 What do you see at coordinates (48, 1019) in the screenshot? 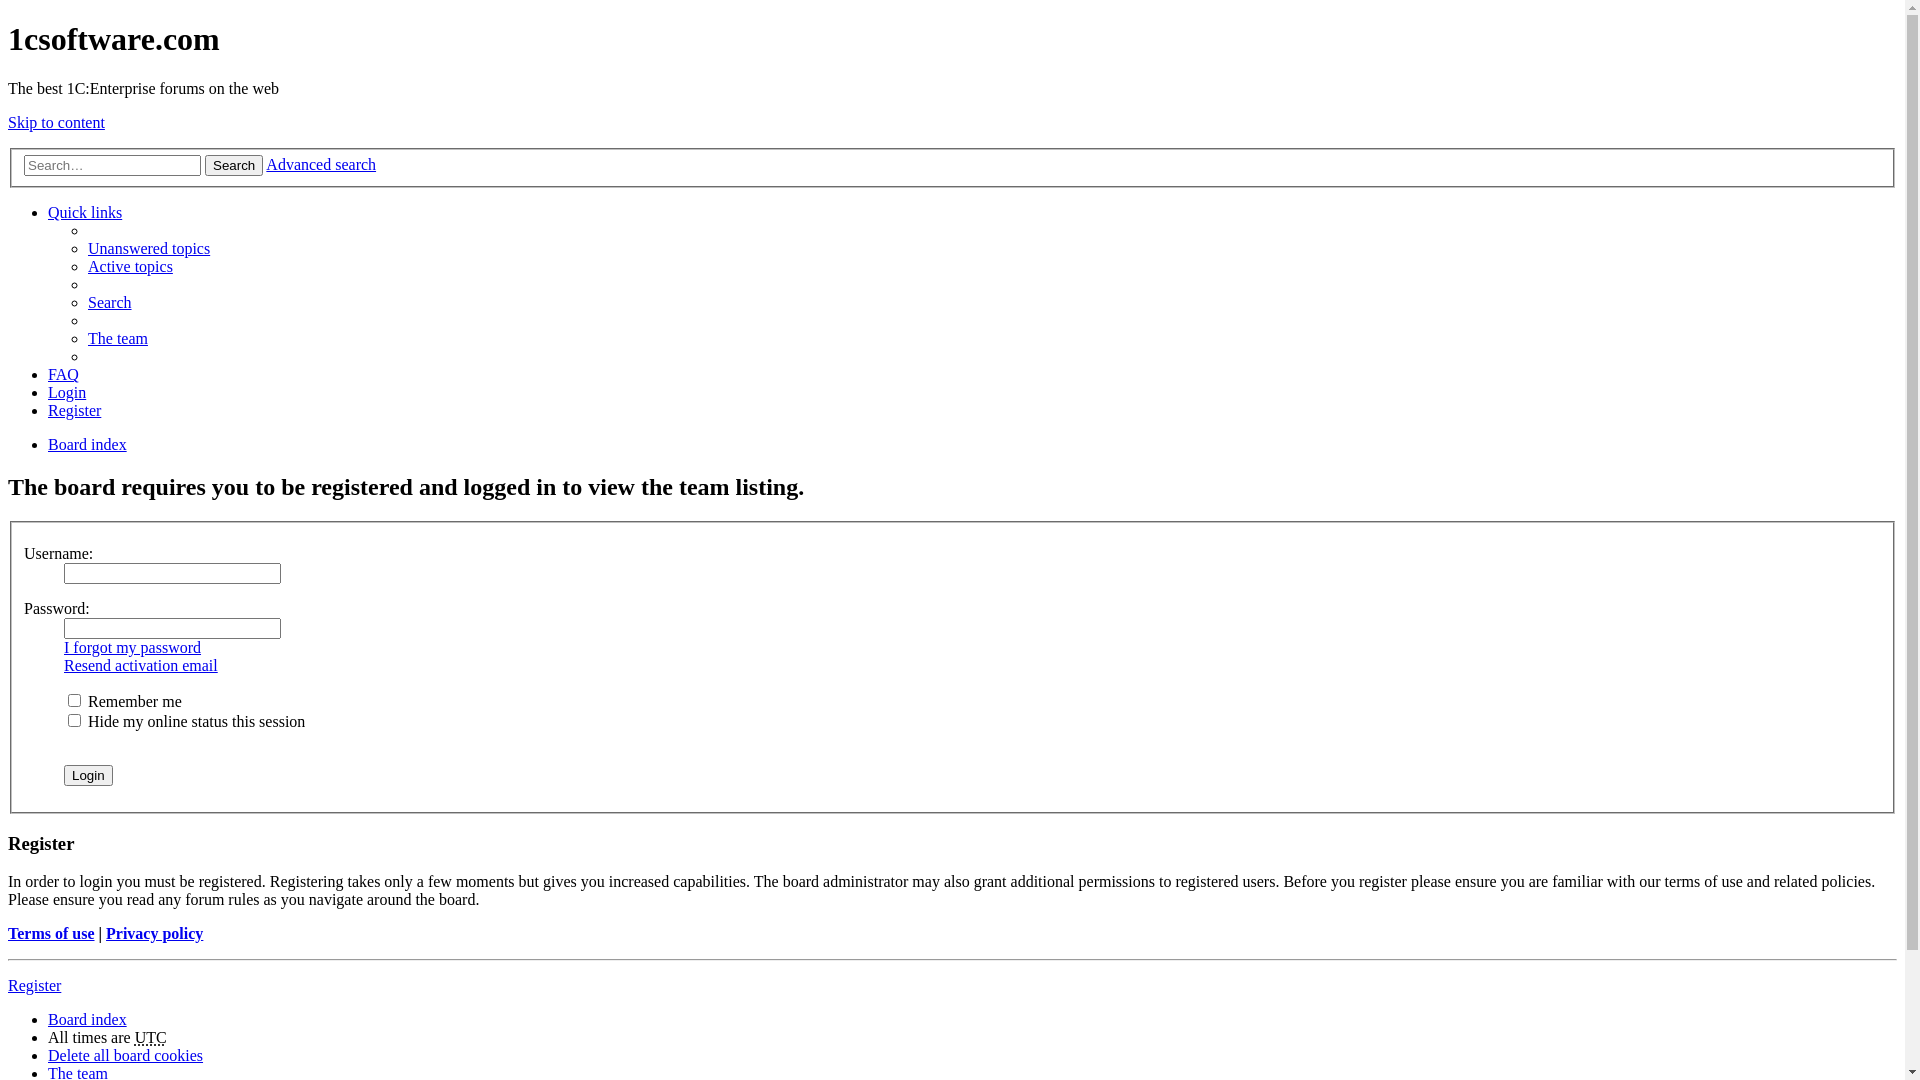
I see `'Board index'` at bounding box center [48, 1019].